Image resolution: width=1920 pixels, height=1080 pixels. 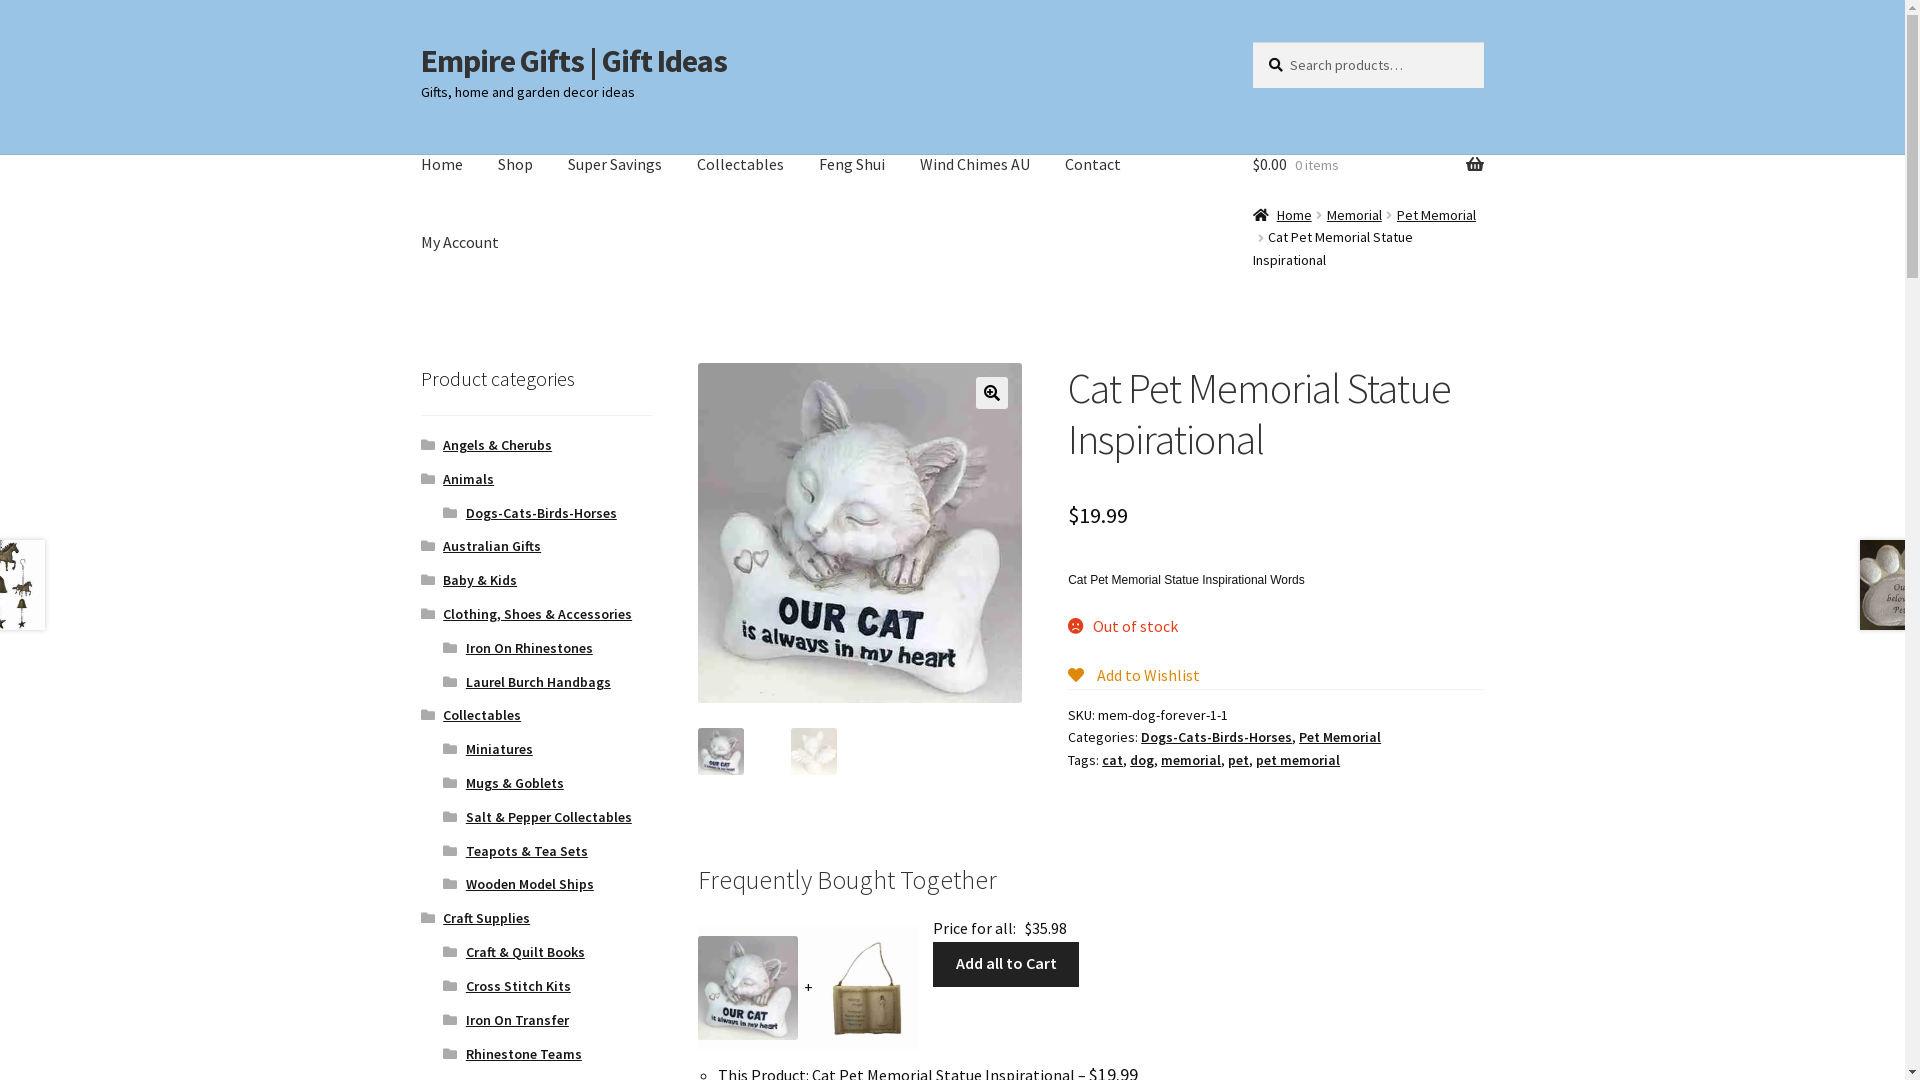 I want to click on 'Wooden Model Ships', so click(x=464, y=882).